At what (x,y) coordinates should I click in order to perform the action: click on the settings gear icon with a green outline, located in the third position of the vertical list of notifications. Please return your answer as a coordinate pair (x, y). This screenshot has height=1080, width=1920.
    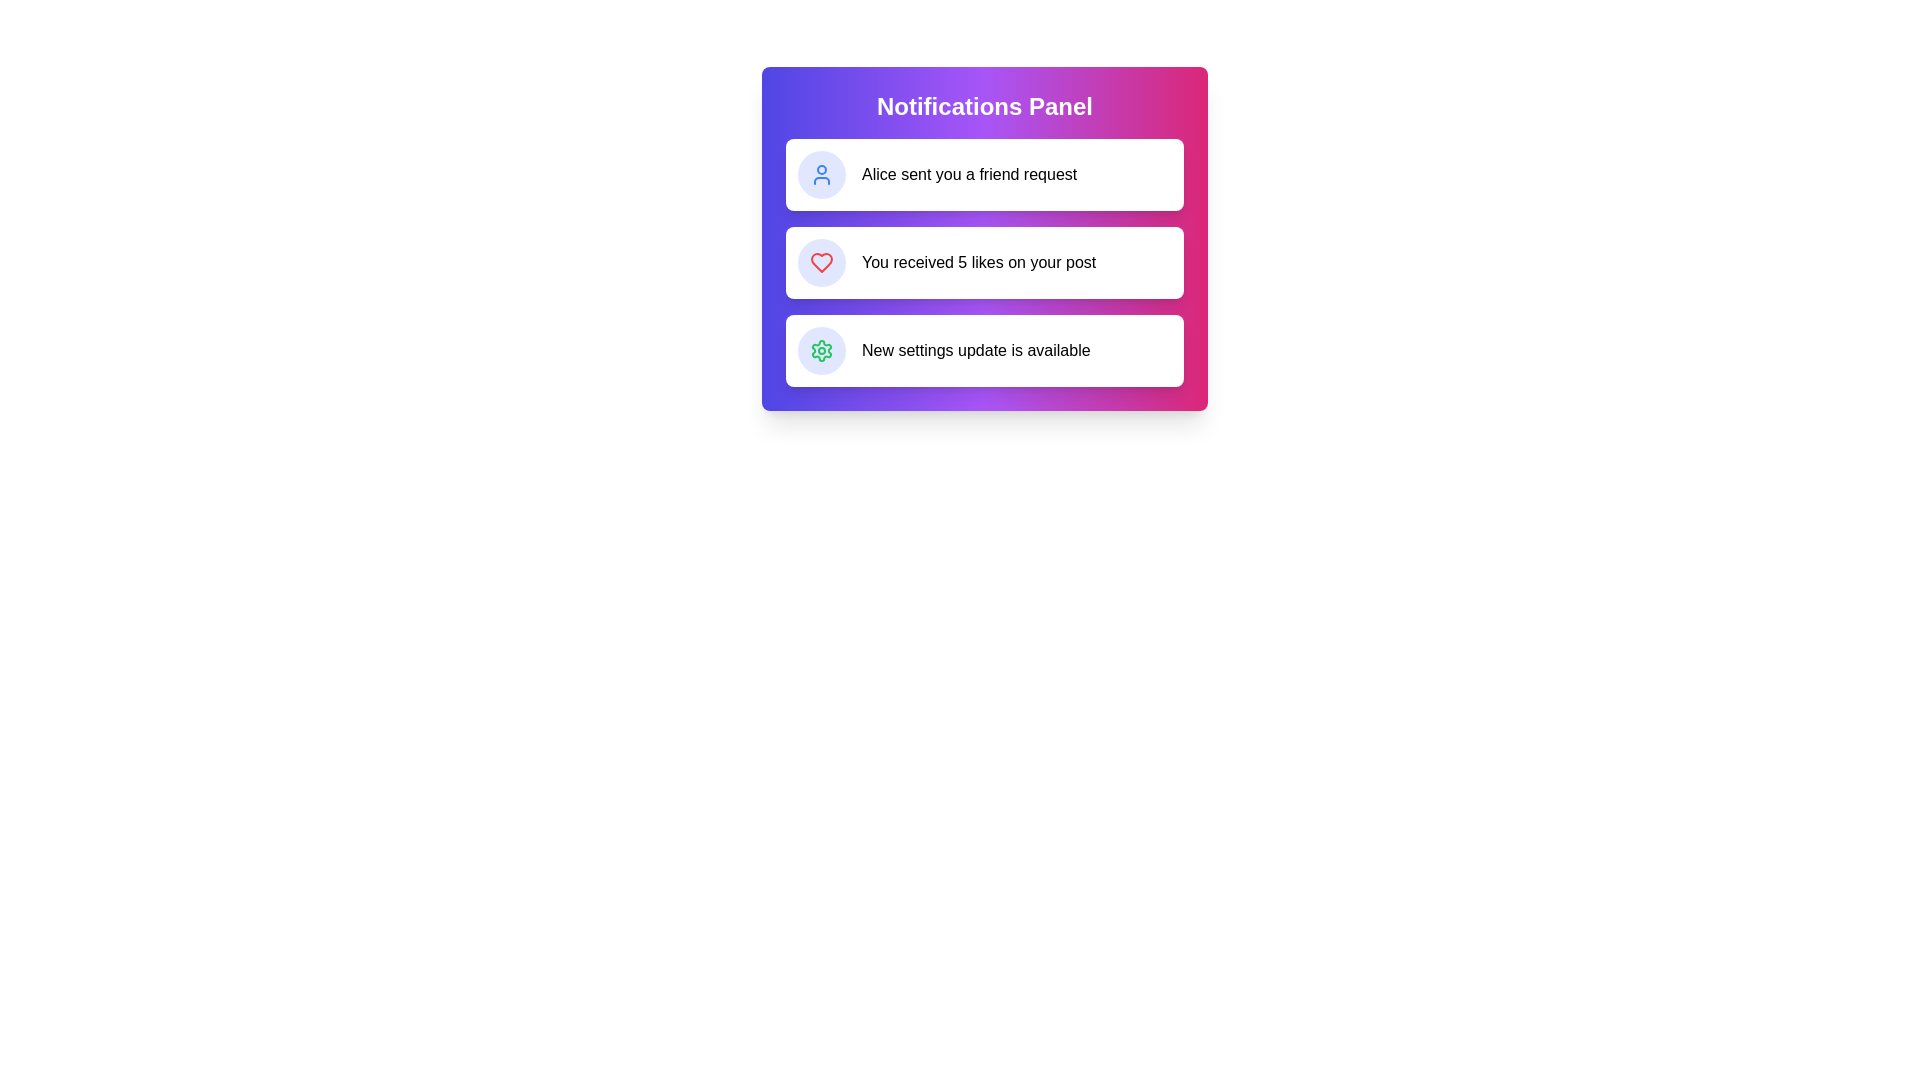
    Looking at the image, I should click on (821, 350).